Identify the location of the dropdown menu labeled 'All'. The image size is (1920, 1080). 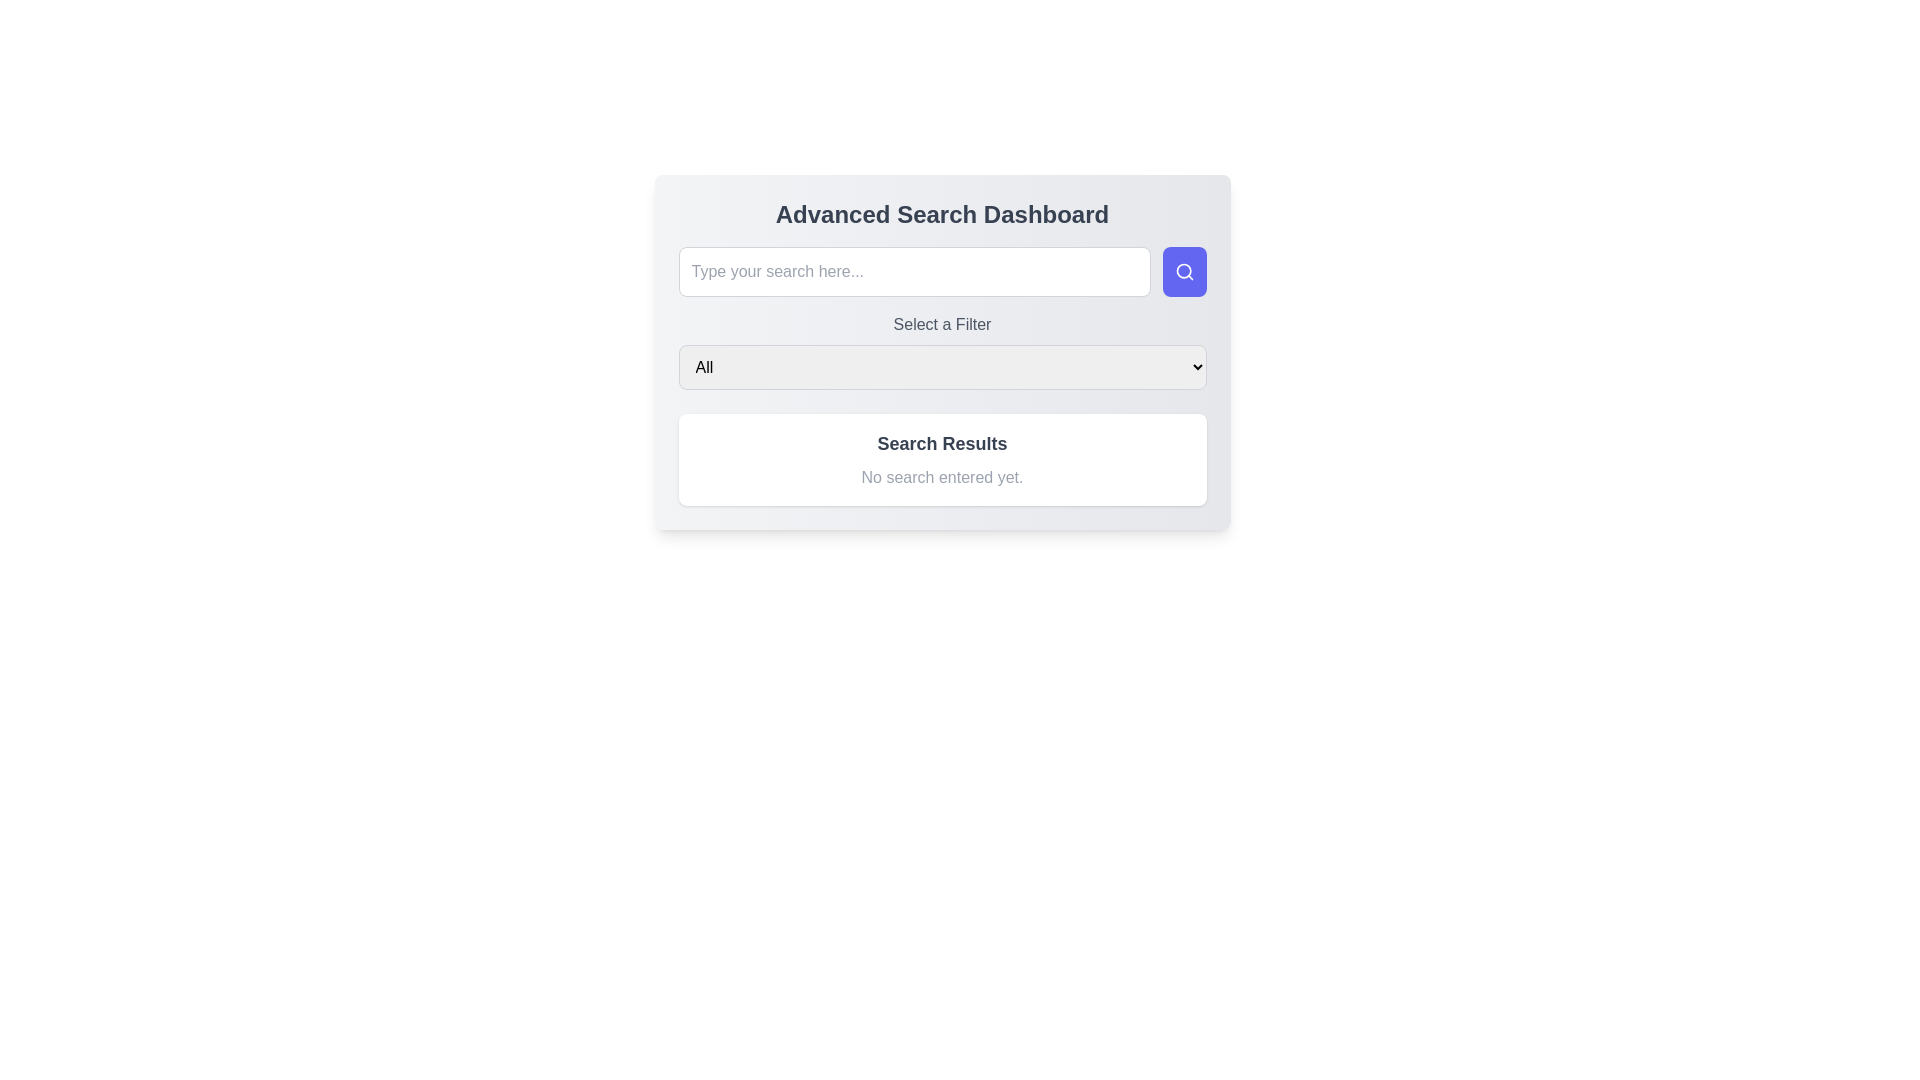
(941, 367).